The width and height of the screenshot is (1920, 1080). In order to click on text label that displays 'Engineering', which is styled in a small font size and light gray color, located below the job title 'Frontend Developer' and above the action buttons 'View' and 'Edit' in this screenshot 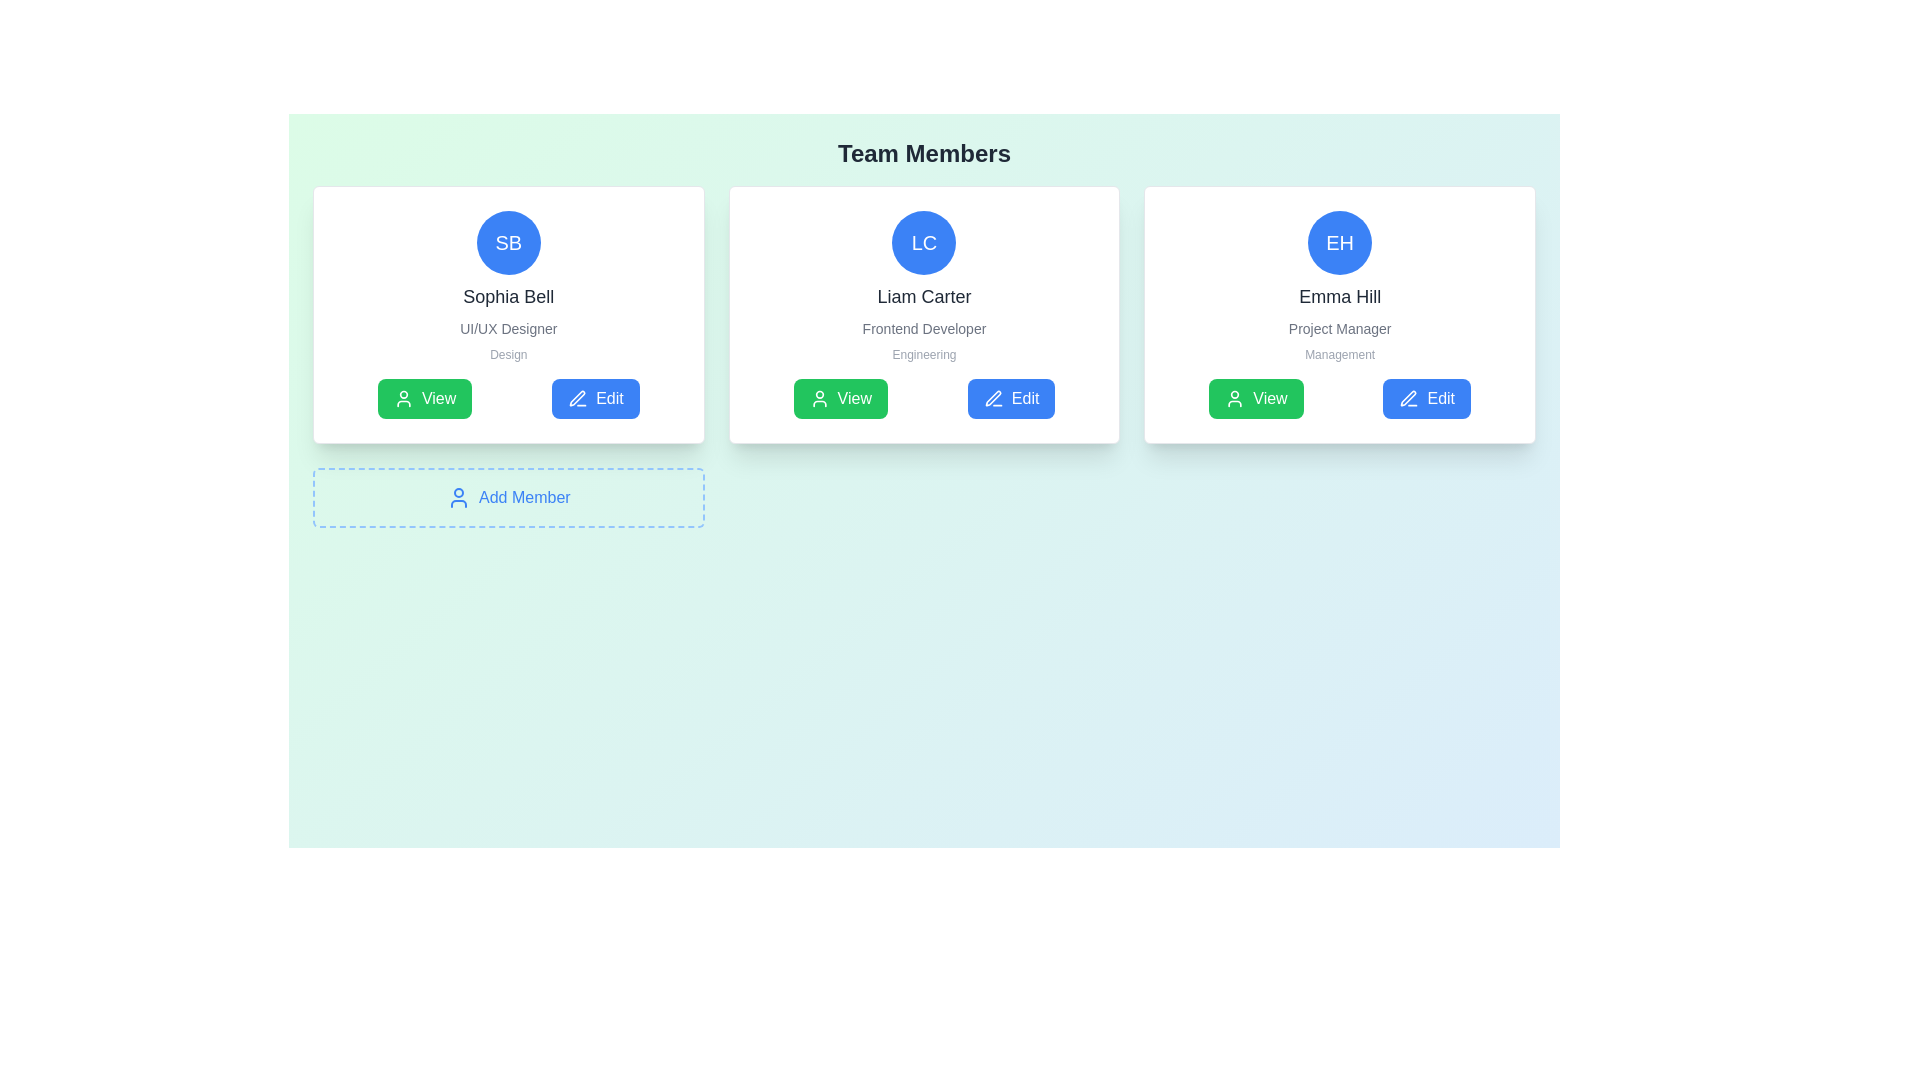, I will do `click(923, 353)`.